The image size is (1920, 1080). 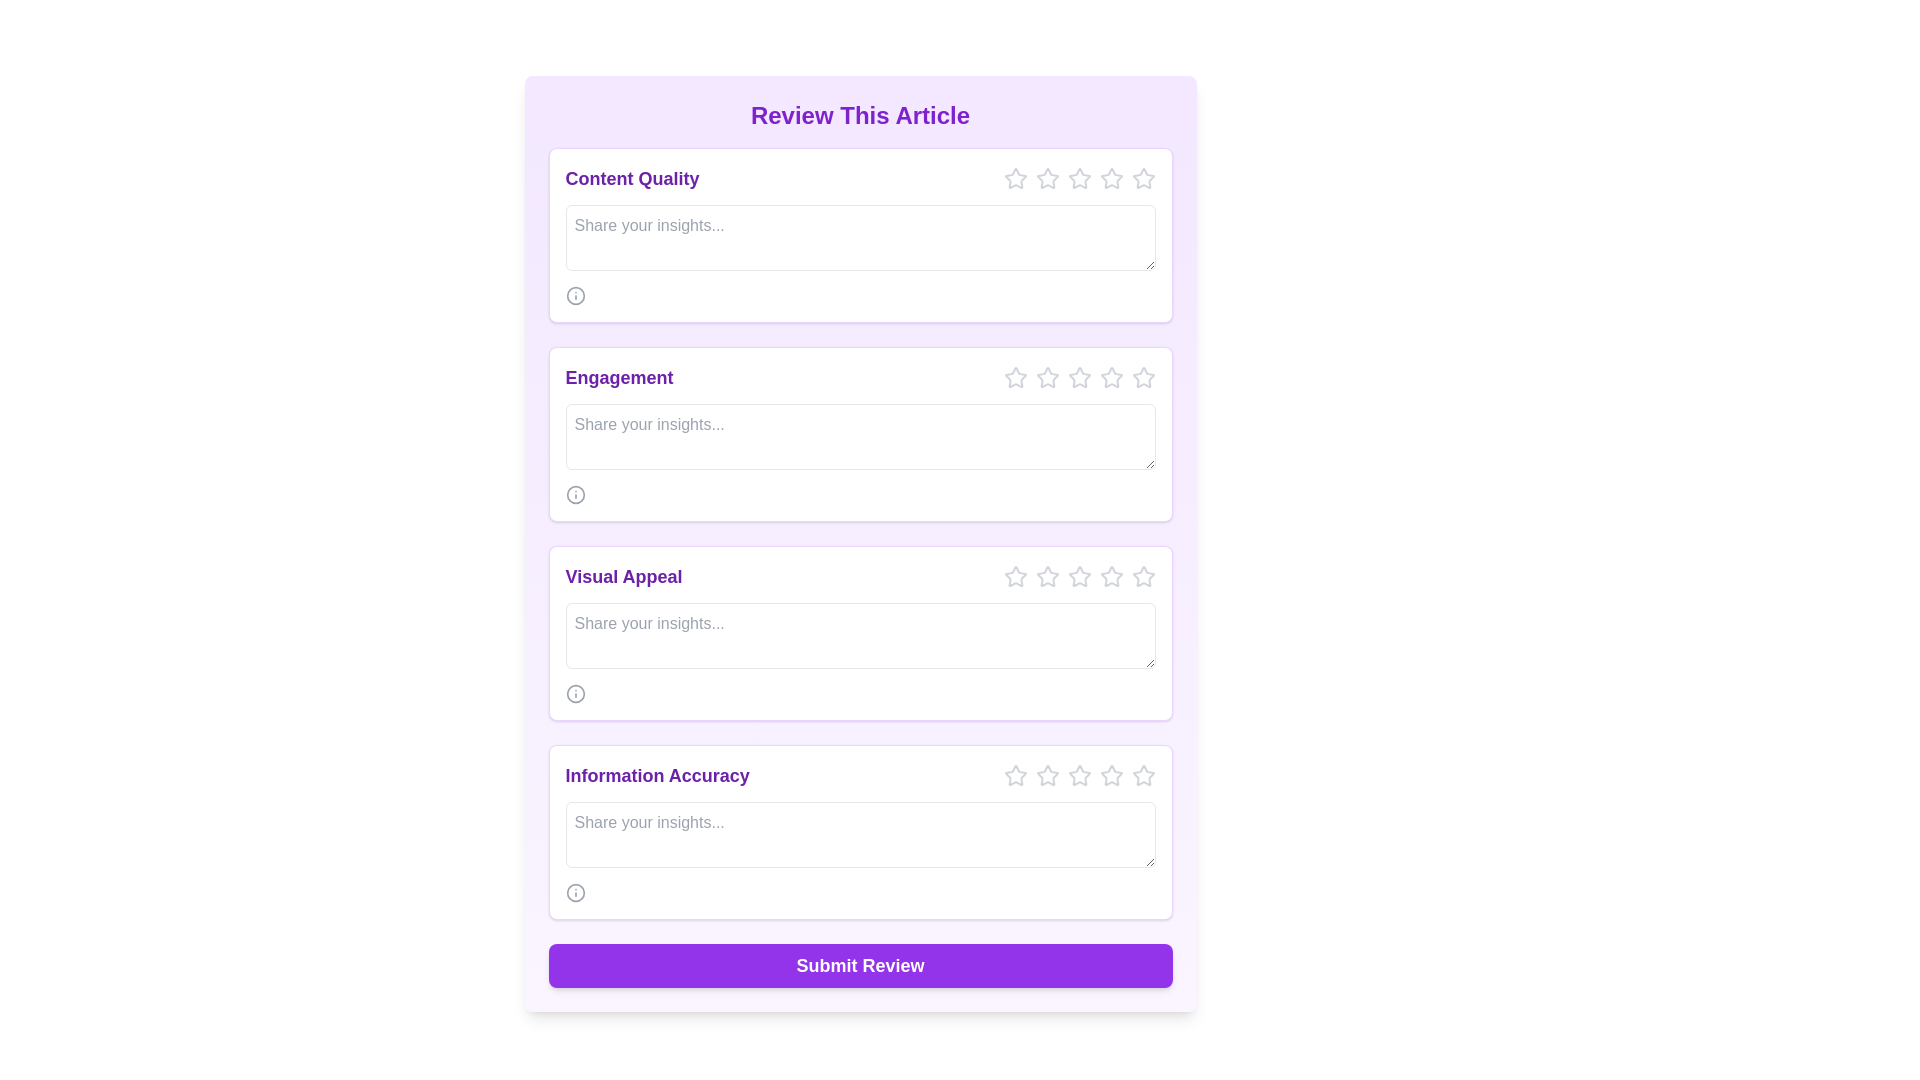 What do you see at coordinates (574, 494) in the screenshot?
I see `the Information icon, which is a circular icon with a lowercase 'i' symbol, located near the bottom left corner of the 'Engagement' section` at bounding box center [574, 494].